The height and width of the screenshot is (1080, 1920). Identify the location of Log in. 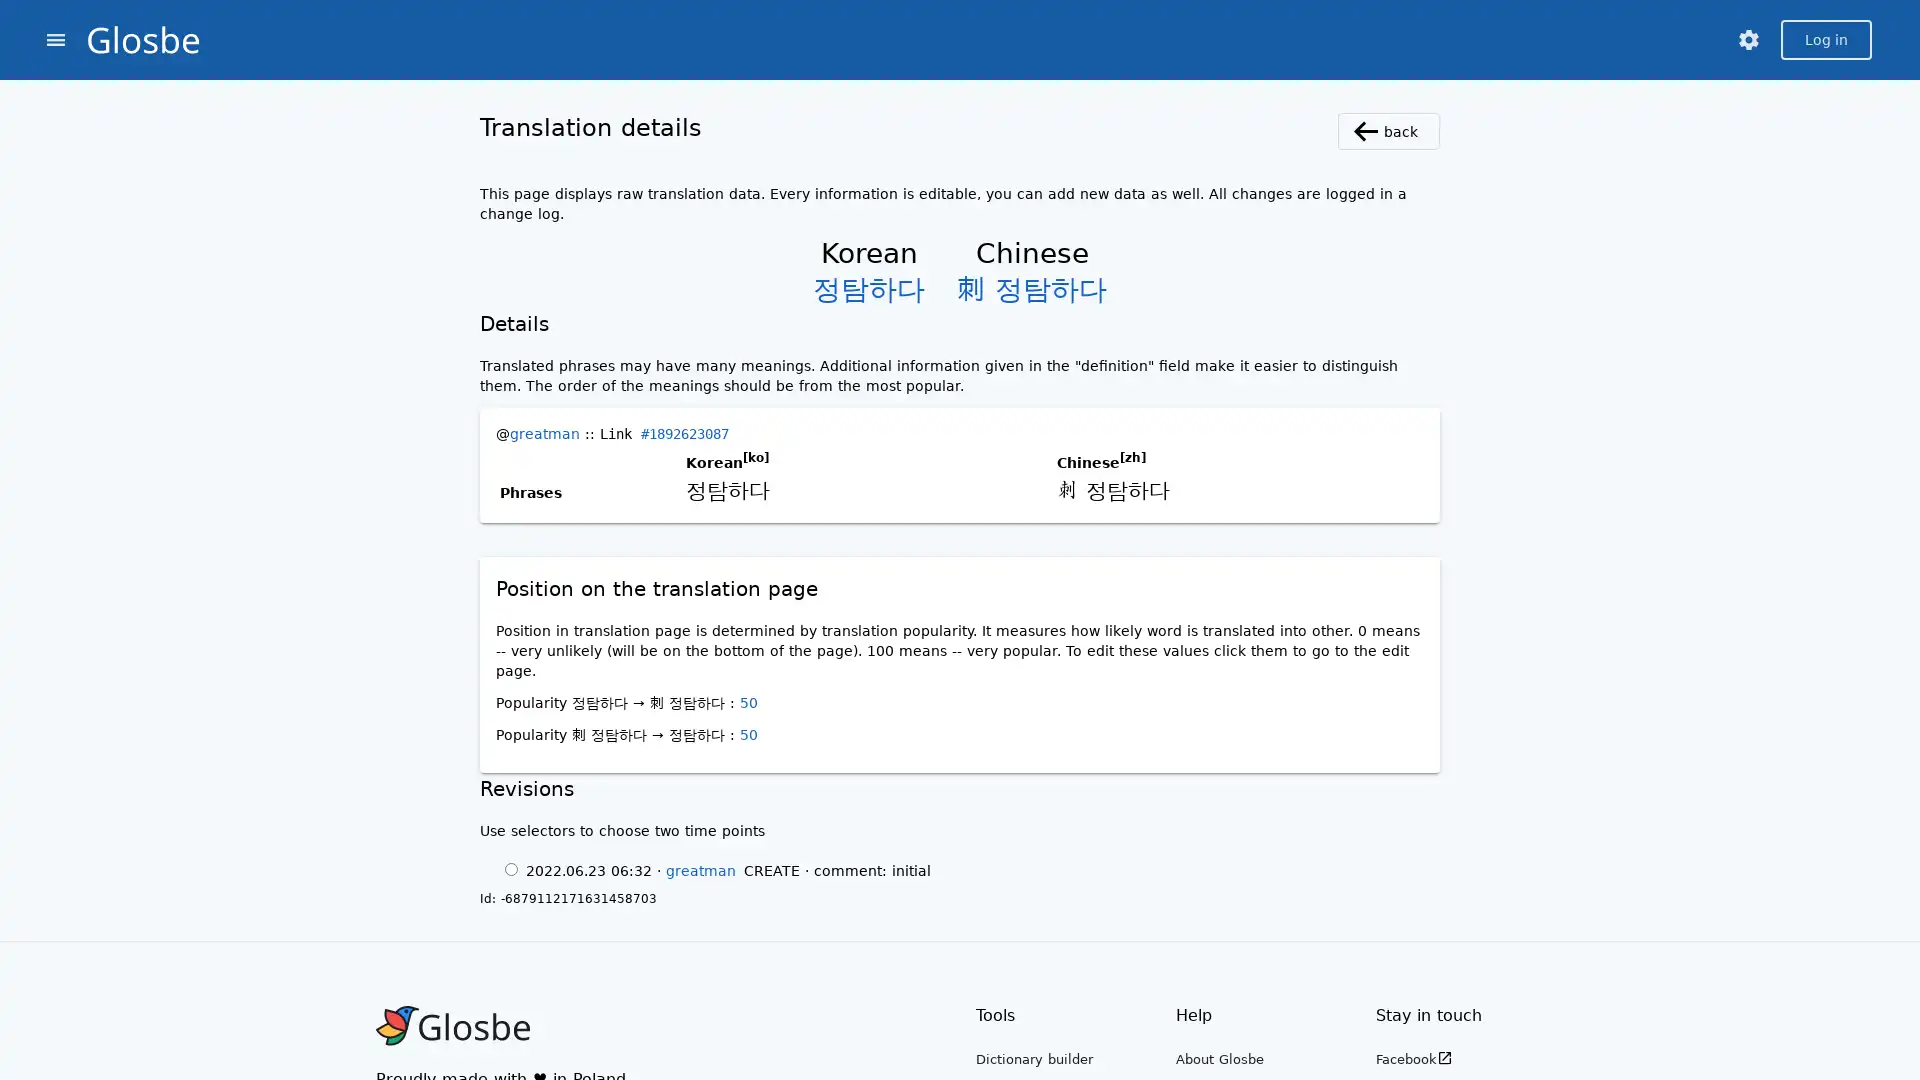
(1826, 39).